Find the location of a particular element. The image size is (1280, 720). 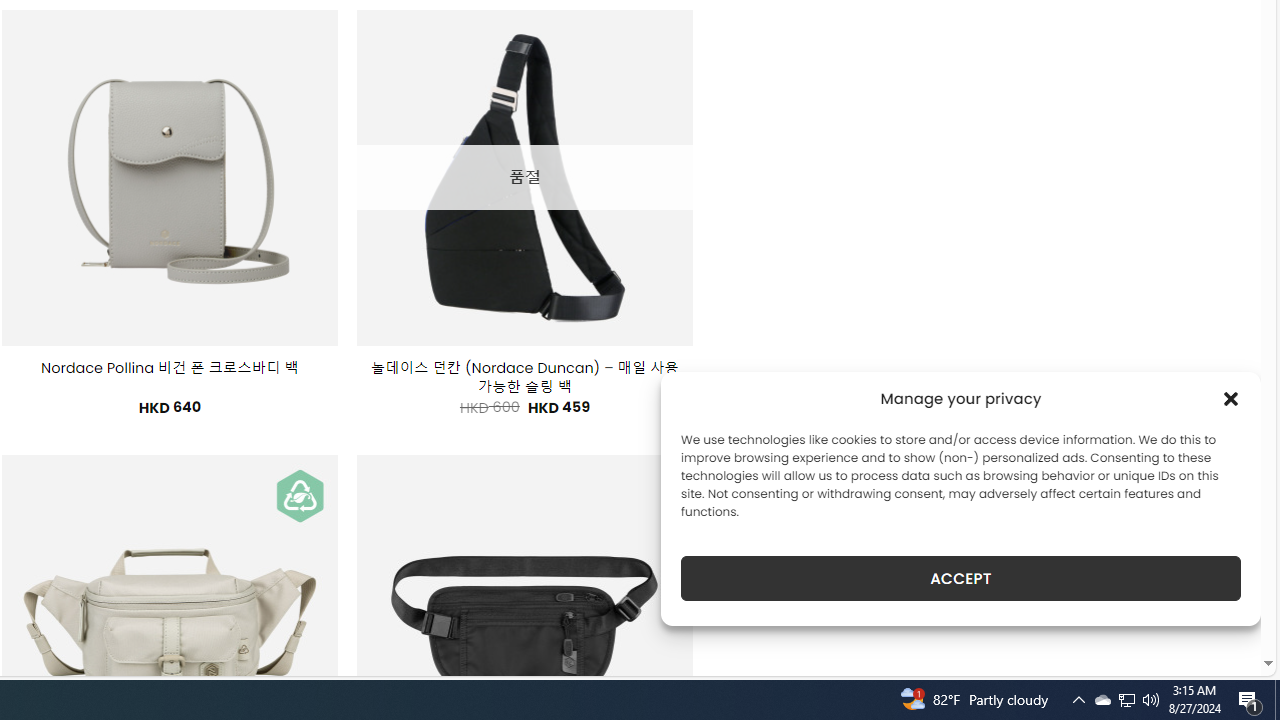

'Class: cmplz-close' is located at coordinates (1230, 398).